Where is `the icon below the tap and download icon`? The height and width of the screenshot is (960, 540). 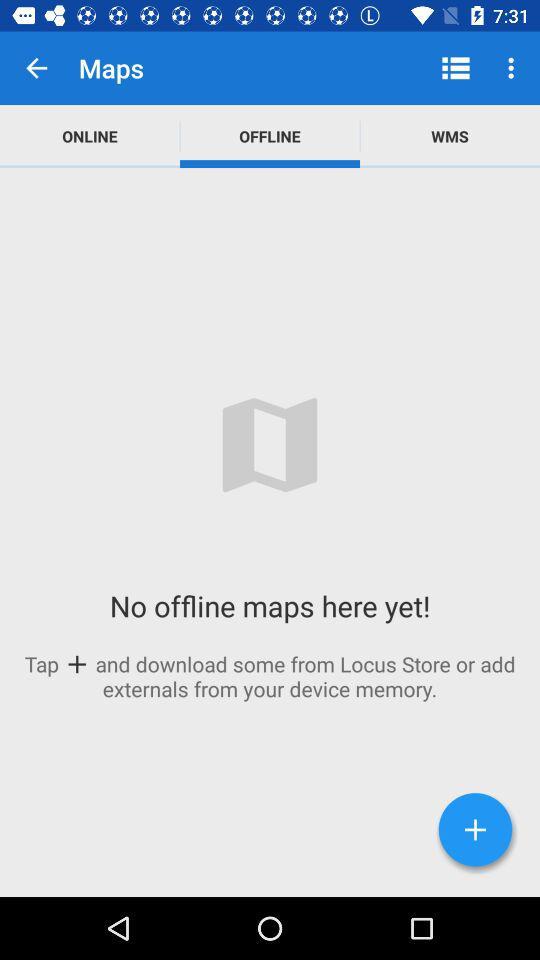 the icon below the tap and download icon is located at coordinates (474, 829).